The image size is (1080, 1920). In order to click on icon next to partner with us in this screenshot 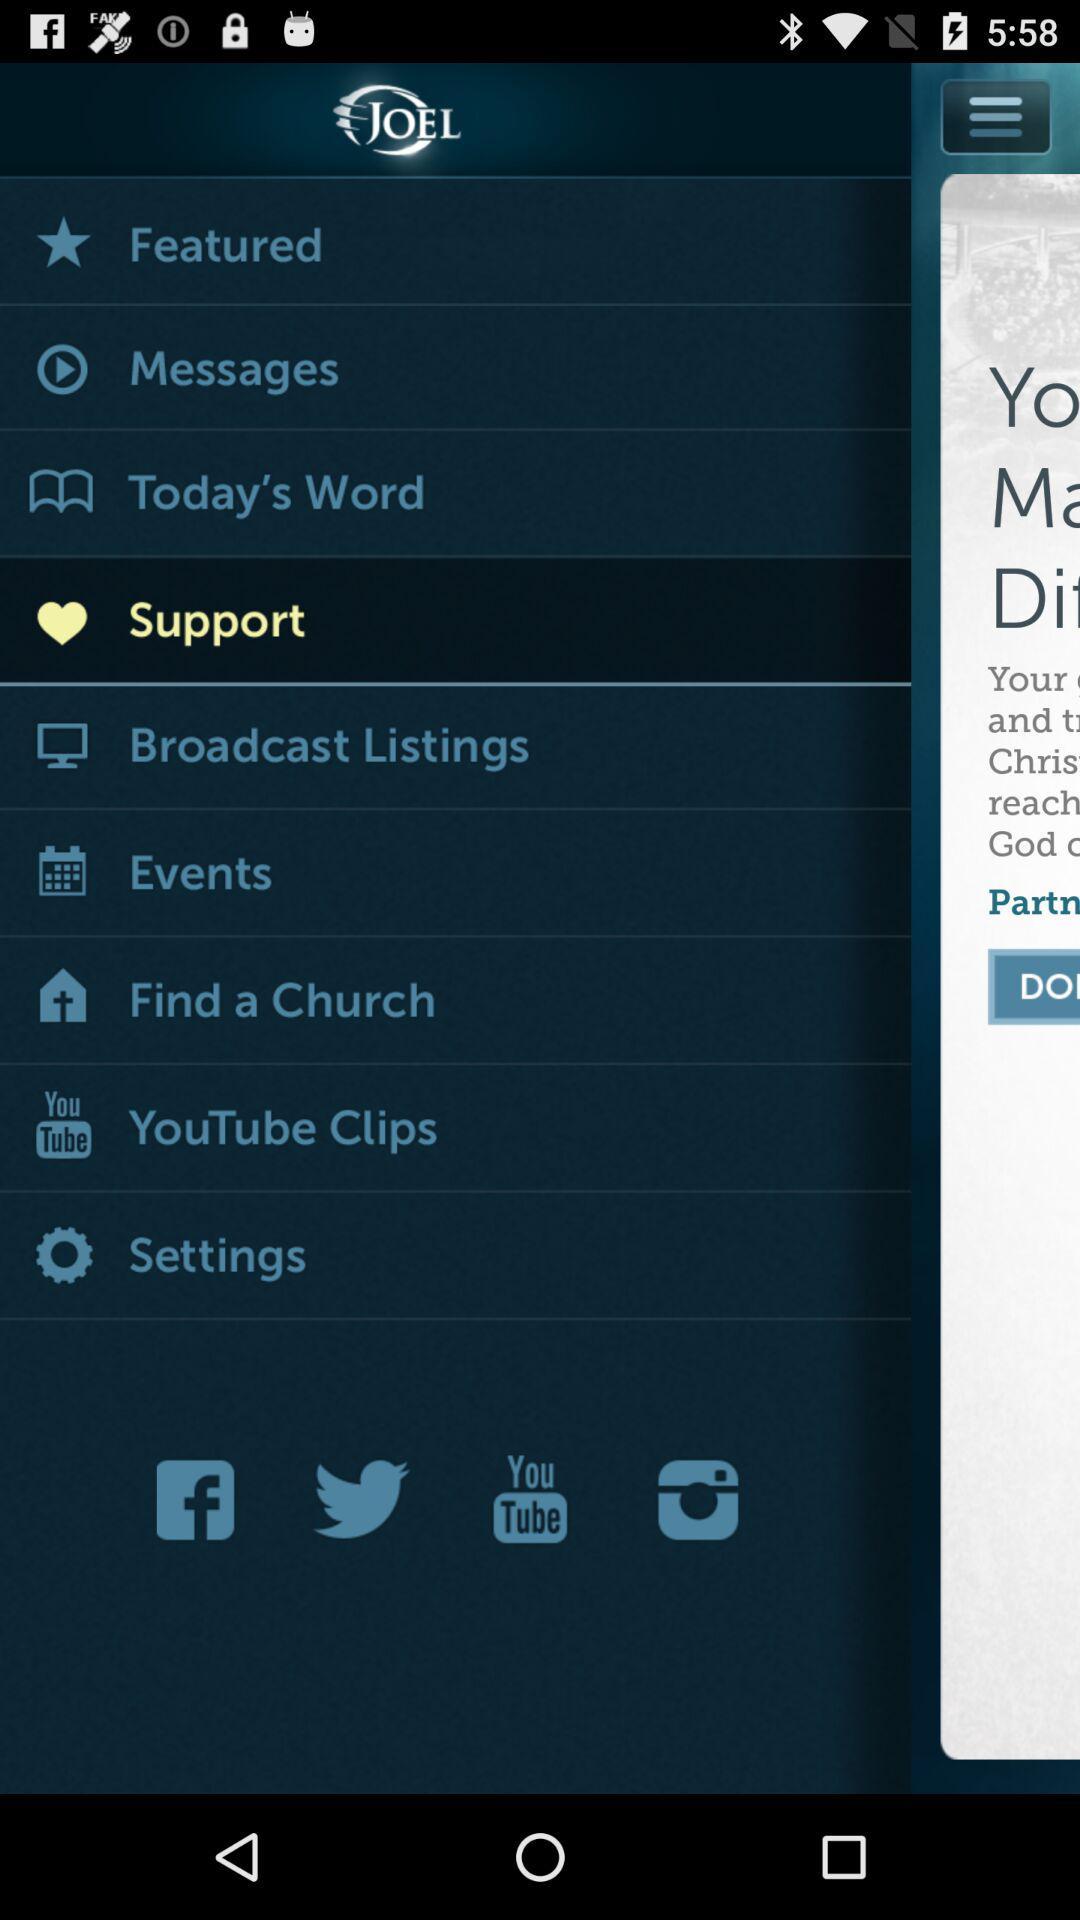, I will do `click(455, 1002)`.